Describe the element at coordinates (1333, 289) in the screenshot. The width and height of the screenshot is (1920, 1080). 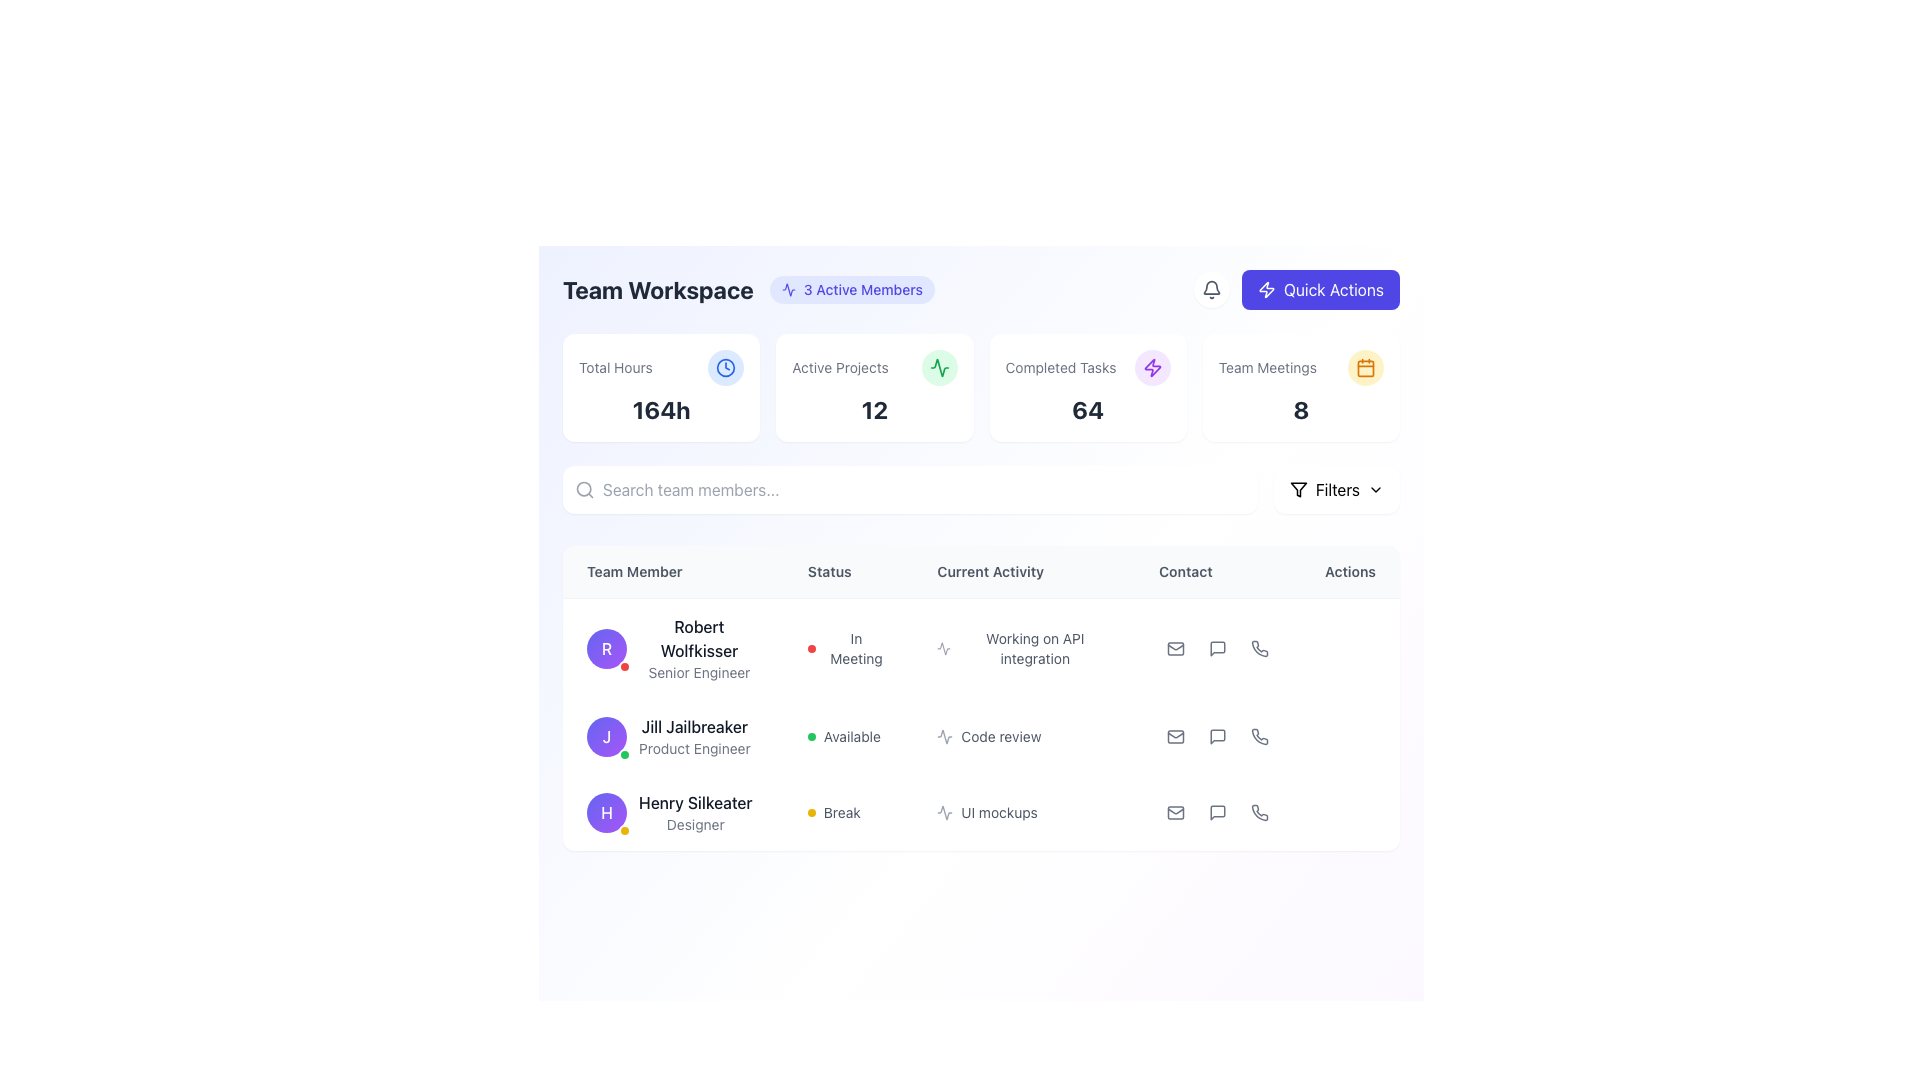
I see `the text label within the button in the top-right corner of the interface to interact with the button that likely opens a menu or interface for quick-access features` at that location.